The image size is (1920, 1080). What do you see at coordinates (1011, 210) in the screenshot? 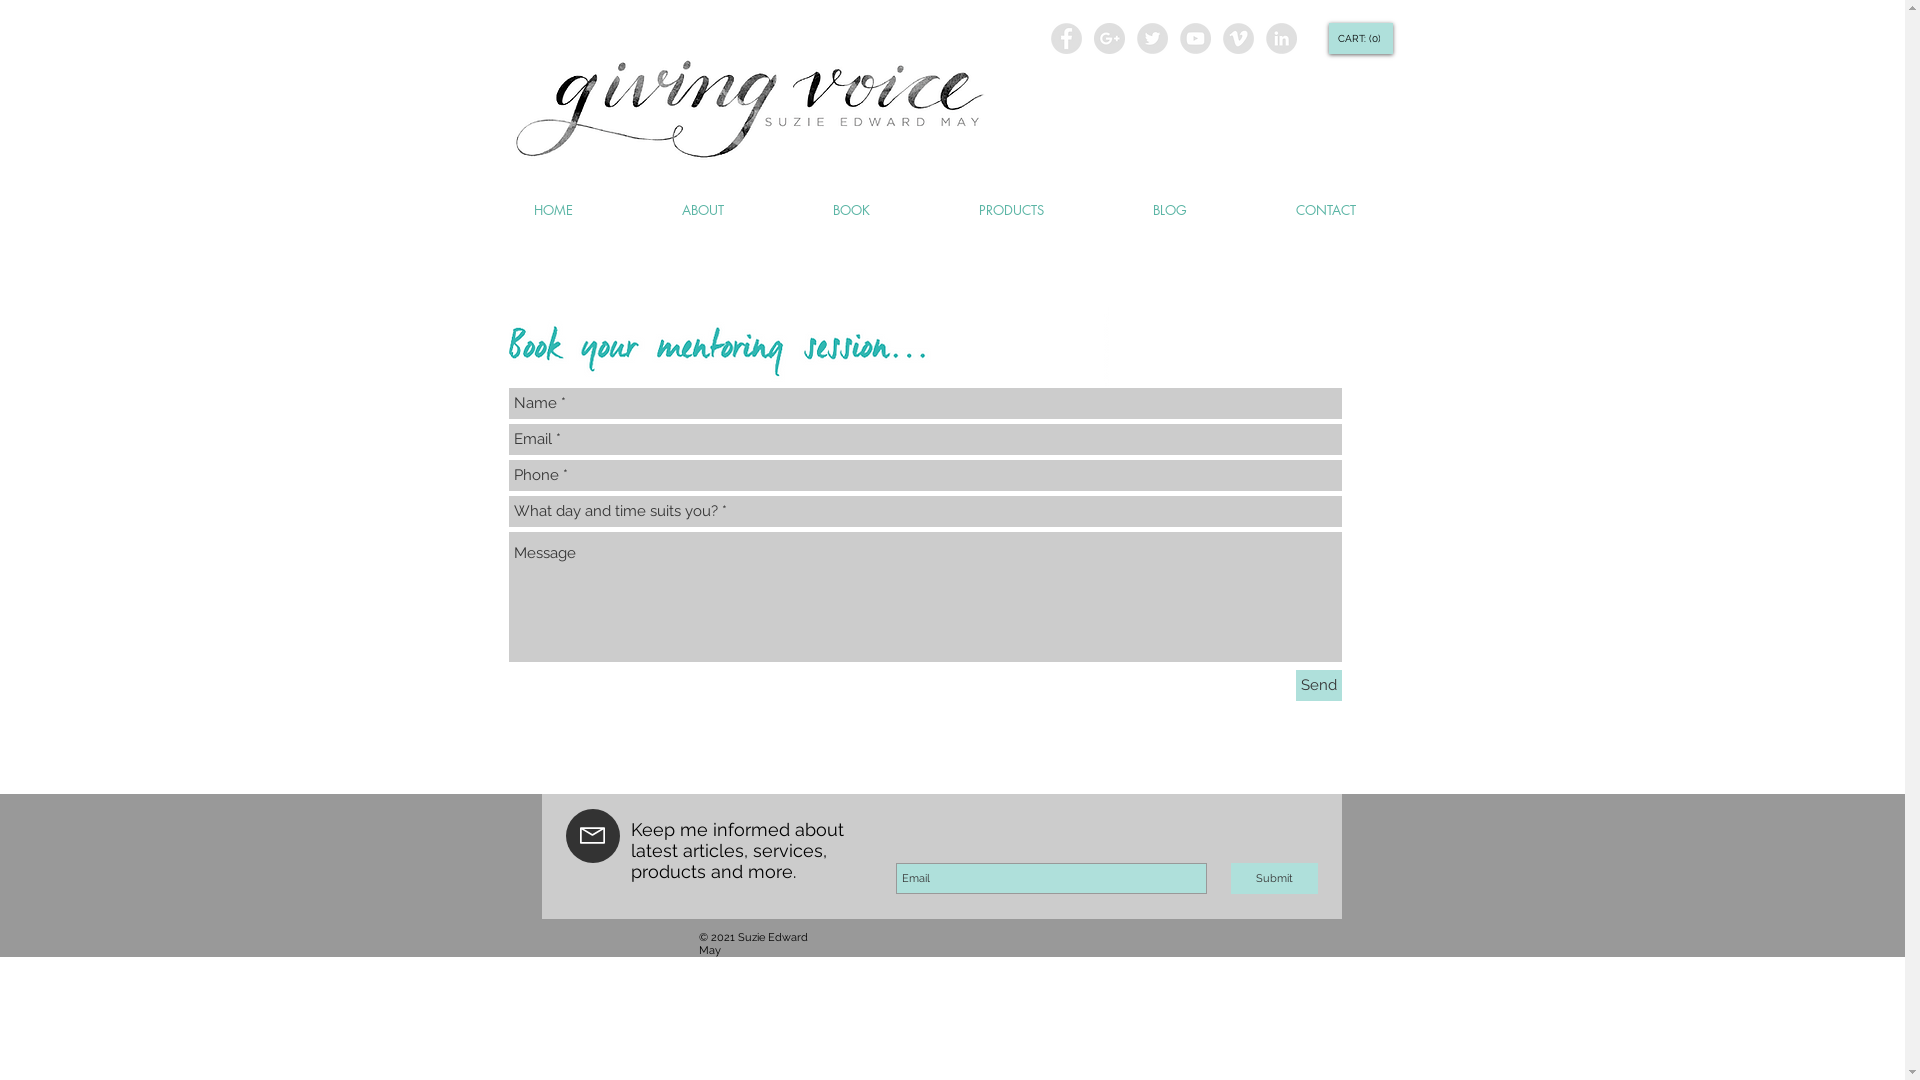
I see `'PRODUCTS'` at bounding box center [1011, 210].